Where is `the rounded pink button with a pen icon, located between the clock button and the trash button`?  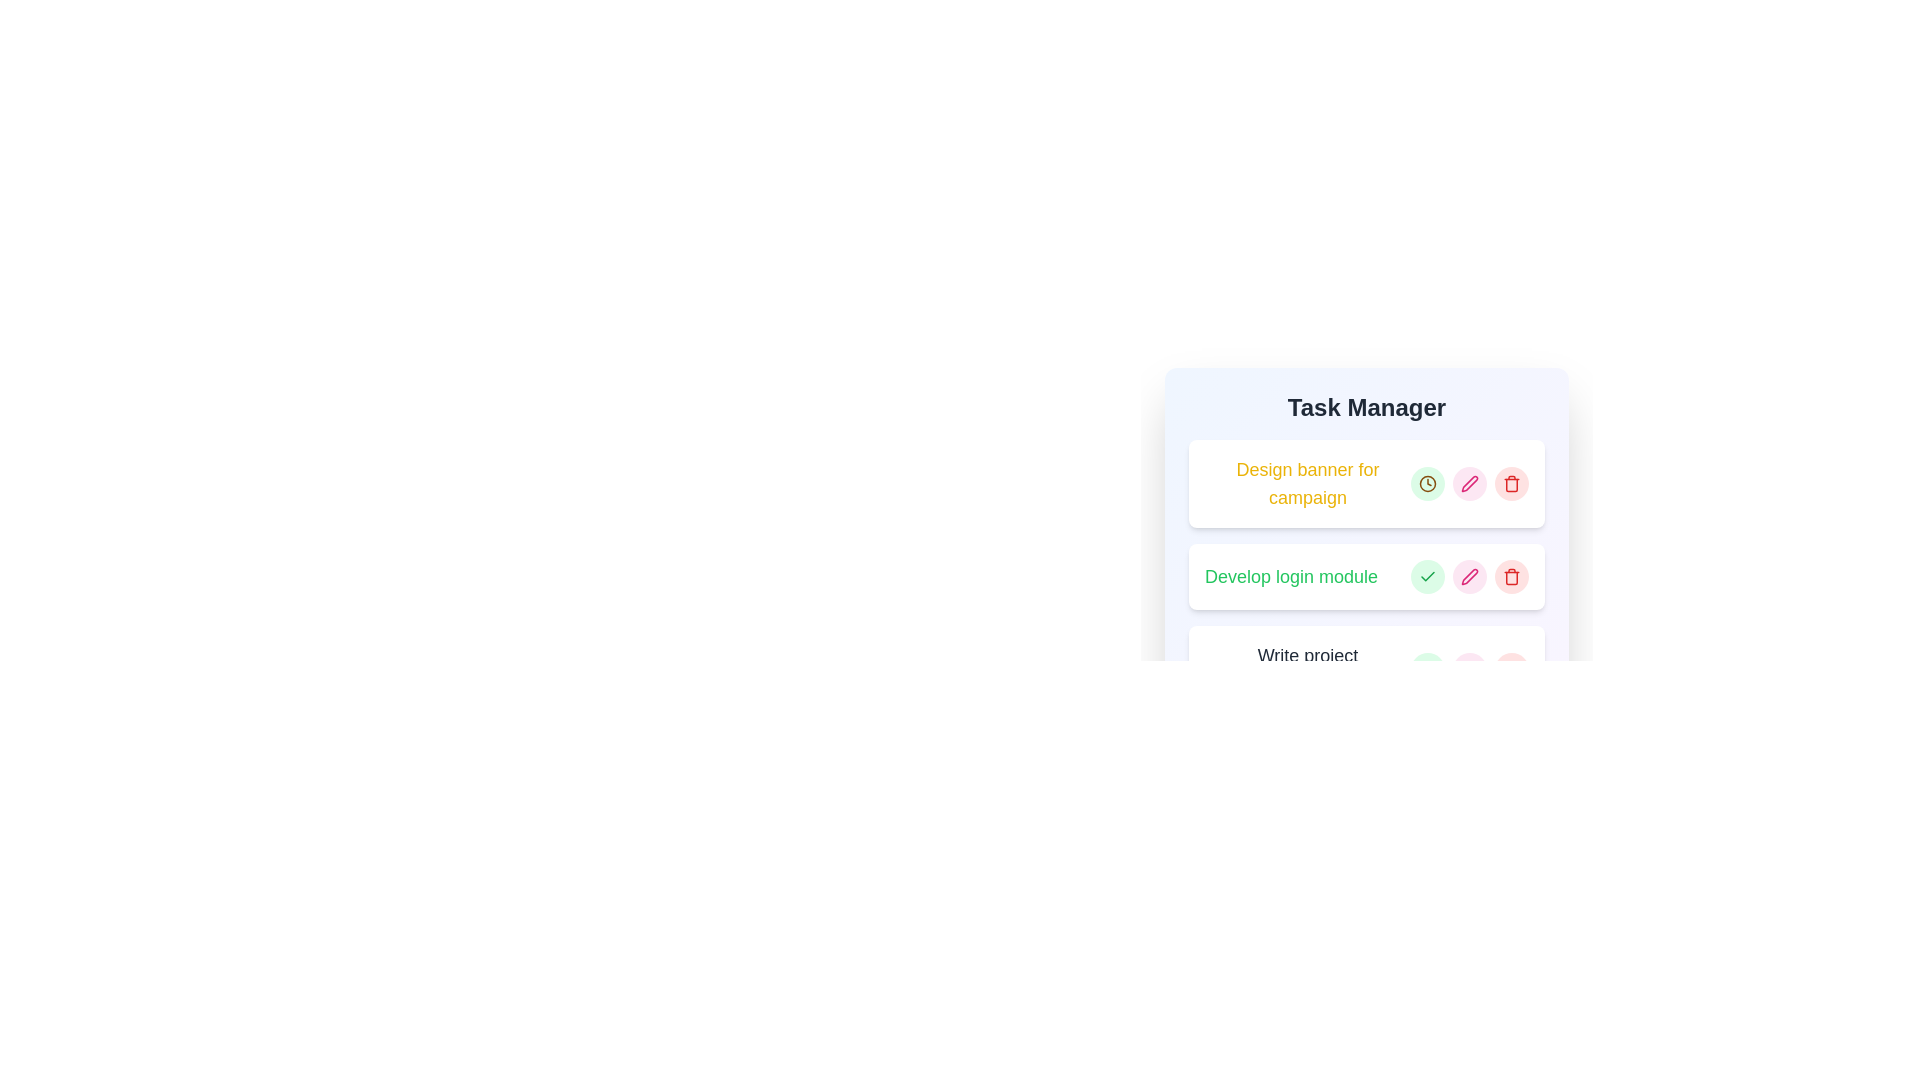 the rounded pink button with a pen icon, located between the clock button and the trash button is located at coordinates (1469, 483).